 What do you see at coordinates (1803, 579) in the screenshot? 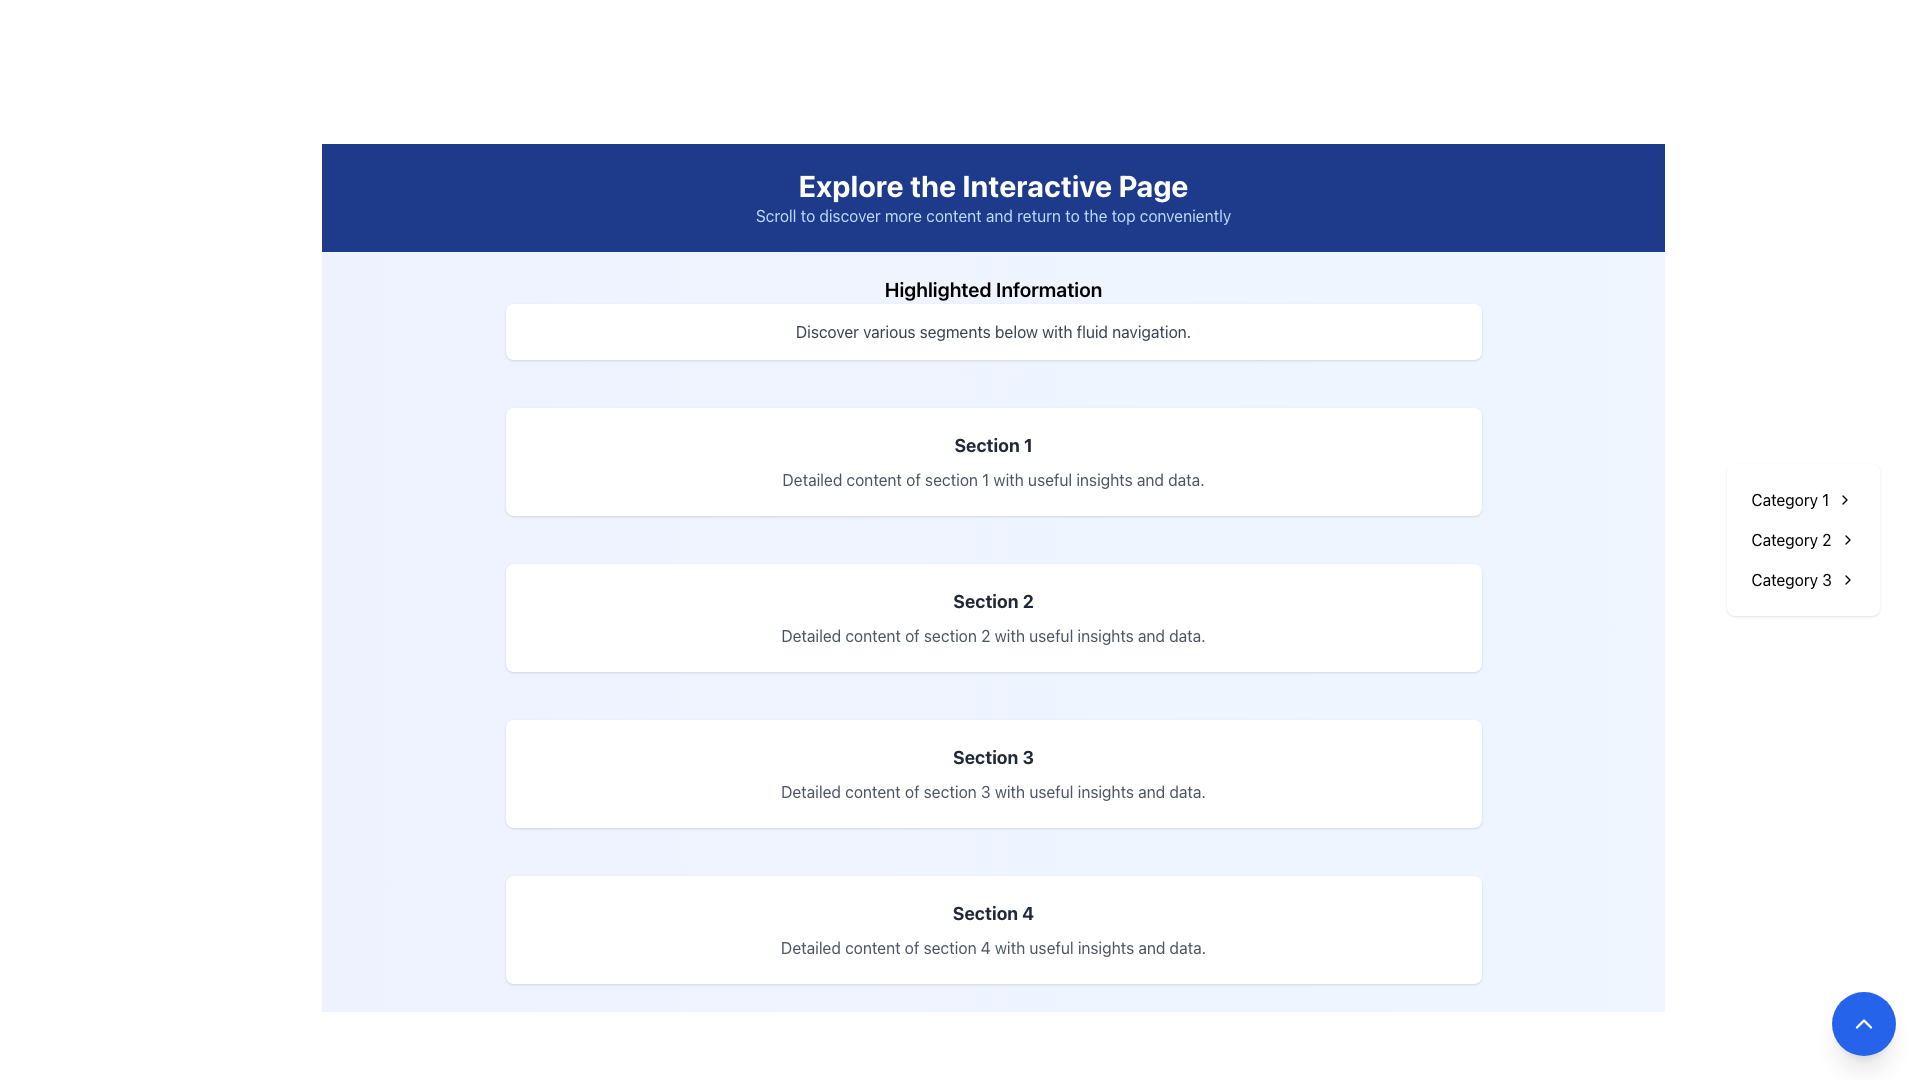
I see `the 'Category 3' interactive text link with an icon to change its text color to blue` at bounding box center [1803, 579].